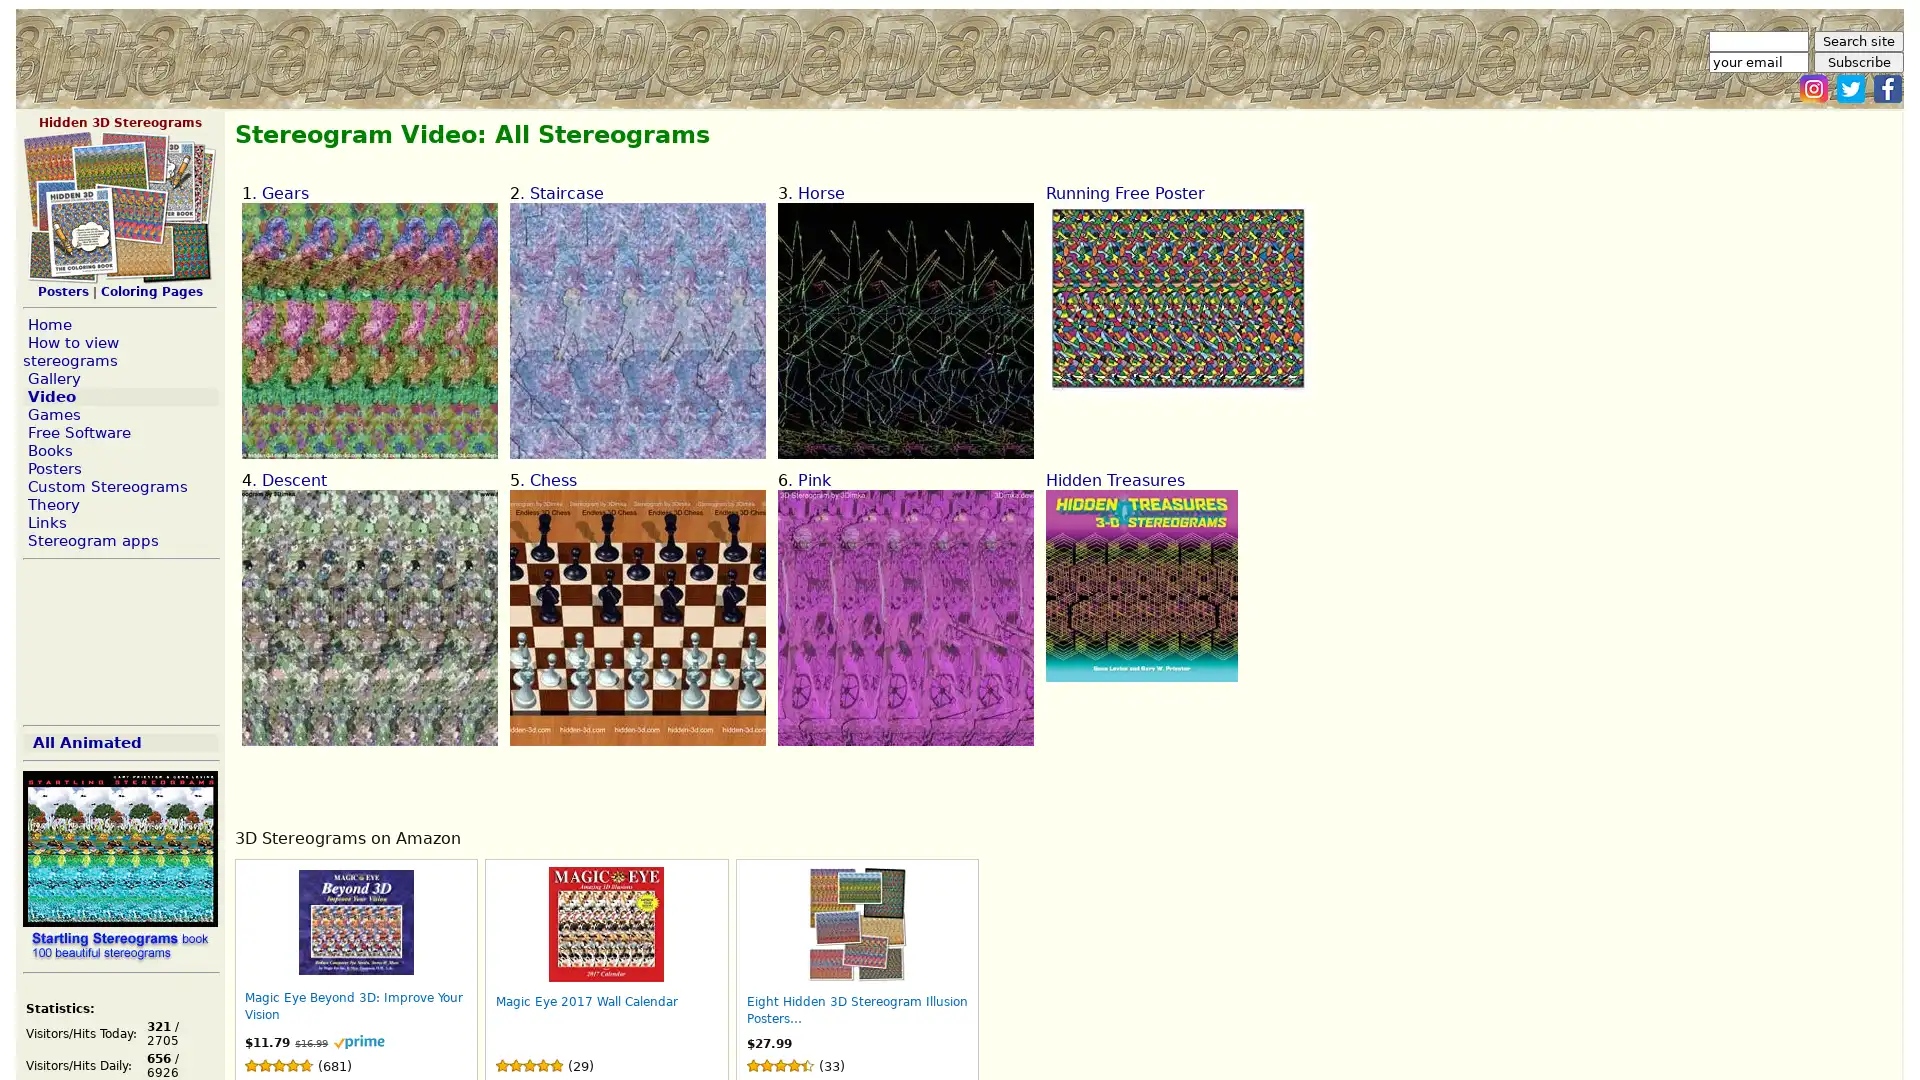 The image size is (1920, 1080). Describe the element at coordinates (1857, 61) in the screenshot. I see `Subscribe` at that location.